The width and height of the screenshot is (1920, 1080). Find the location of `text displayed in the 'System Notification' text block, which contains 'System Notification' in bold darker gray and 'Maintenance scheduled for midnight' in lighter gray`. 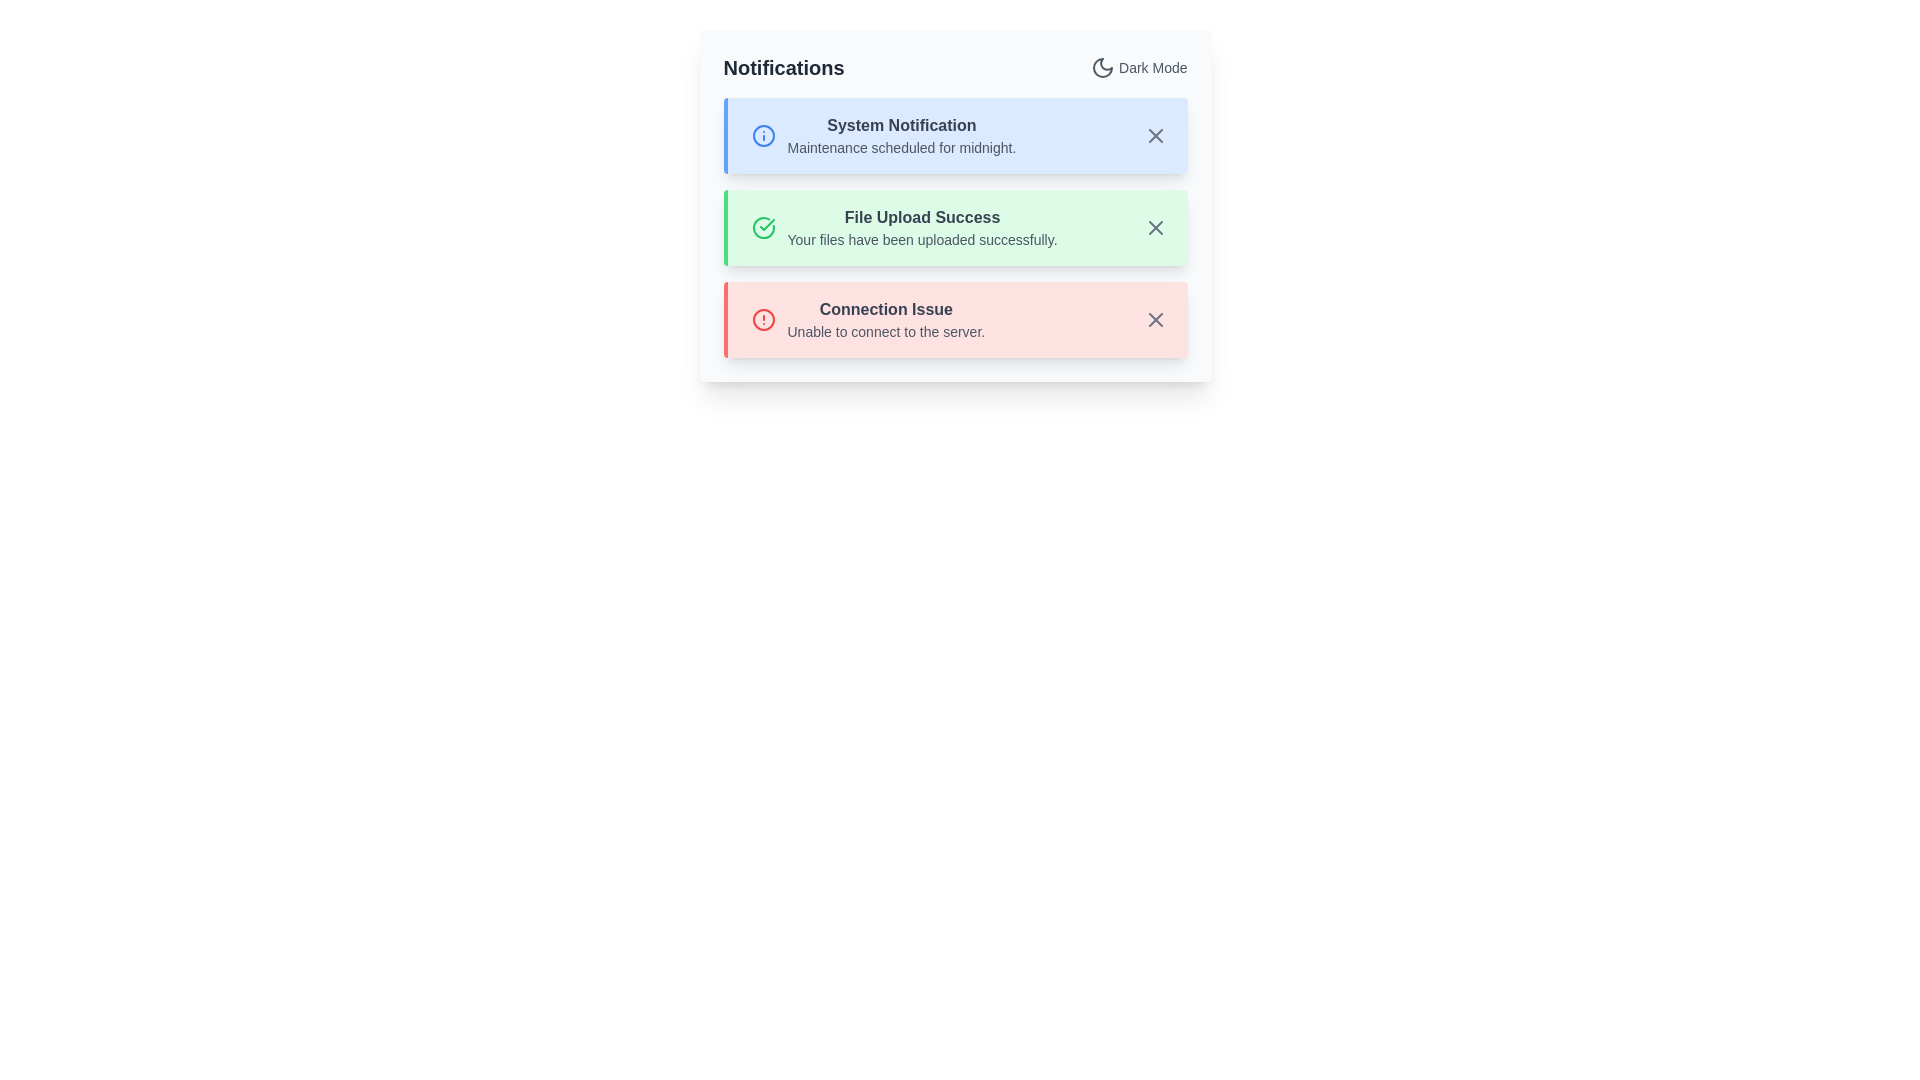

text displayed in the 'System Notification' text block, which contains 'System Notification' in bold darker gray and 'Maintenance scheduled for midnight' in lighter gray is located at coordinates (900, 135).